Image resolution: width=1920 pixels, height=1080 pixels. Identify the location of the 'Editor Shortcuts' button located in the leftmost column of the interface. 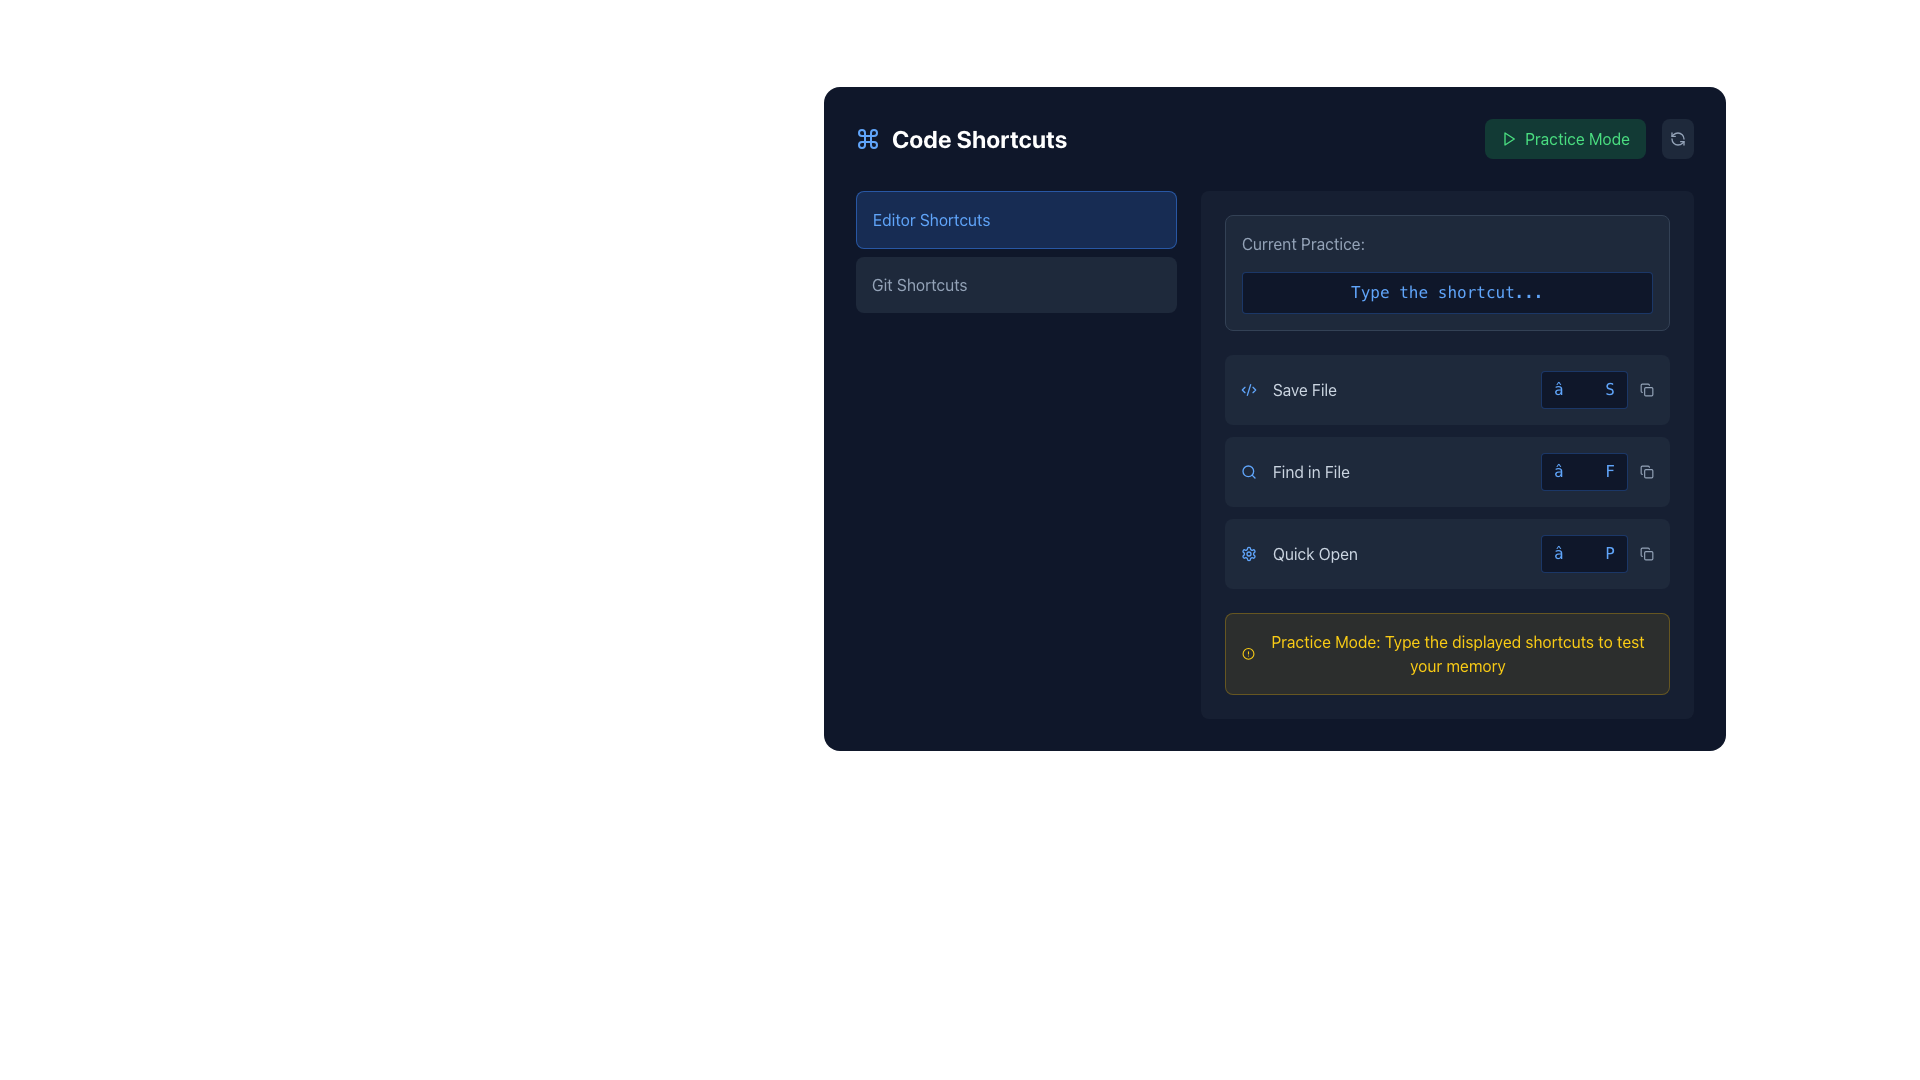
(1016, 455).